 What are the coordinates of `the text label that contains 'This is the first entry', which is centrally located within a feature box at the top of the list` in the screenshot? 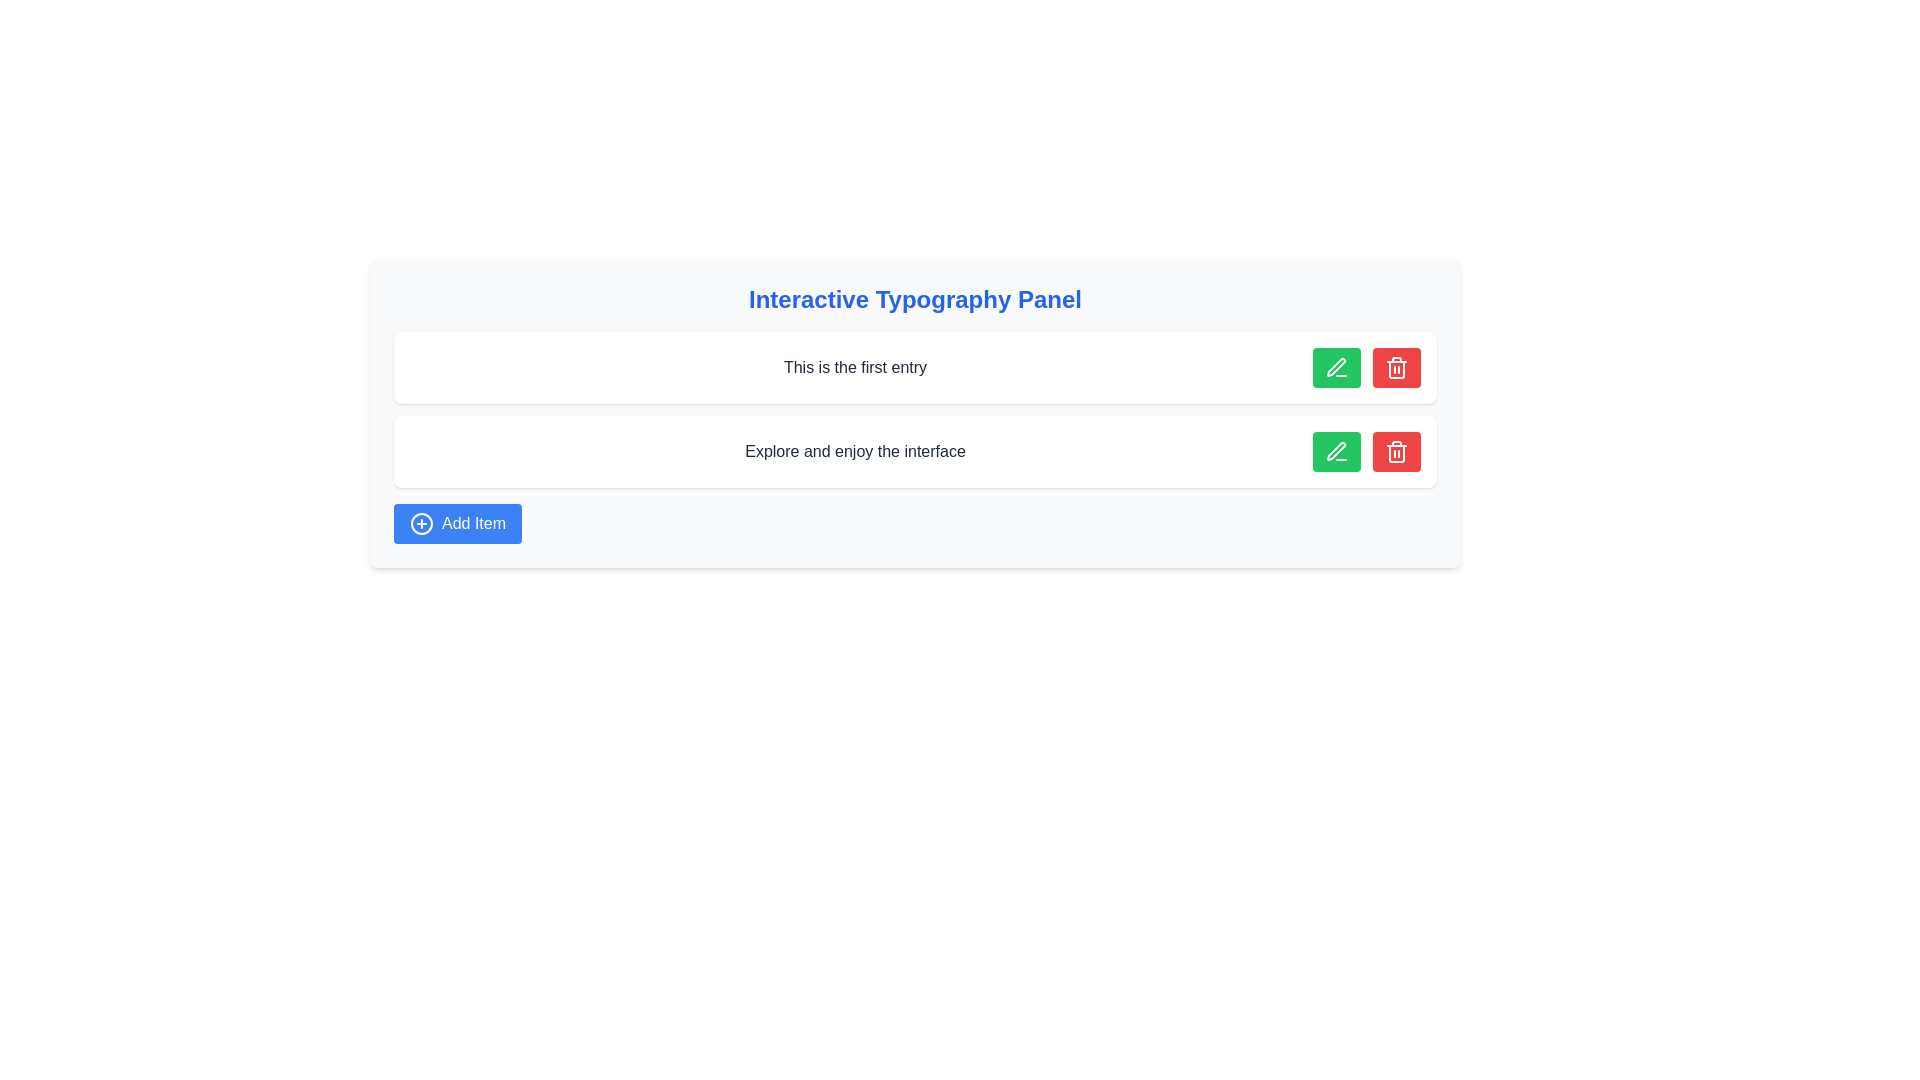 It's located at (855, 367).